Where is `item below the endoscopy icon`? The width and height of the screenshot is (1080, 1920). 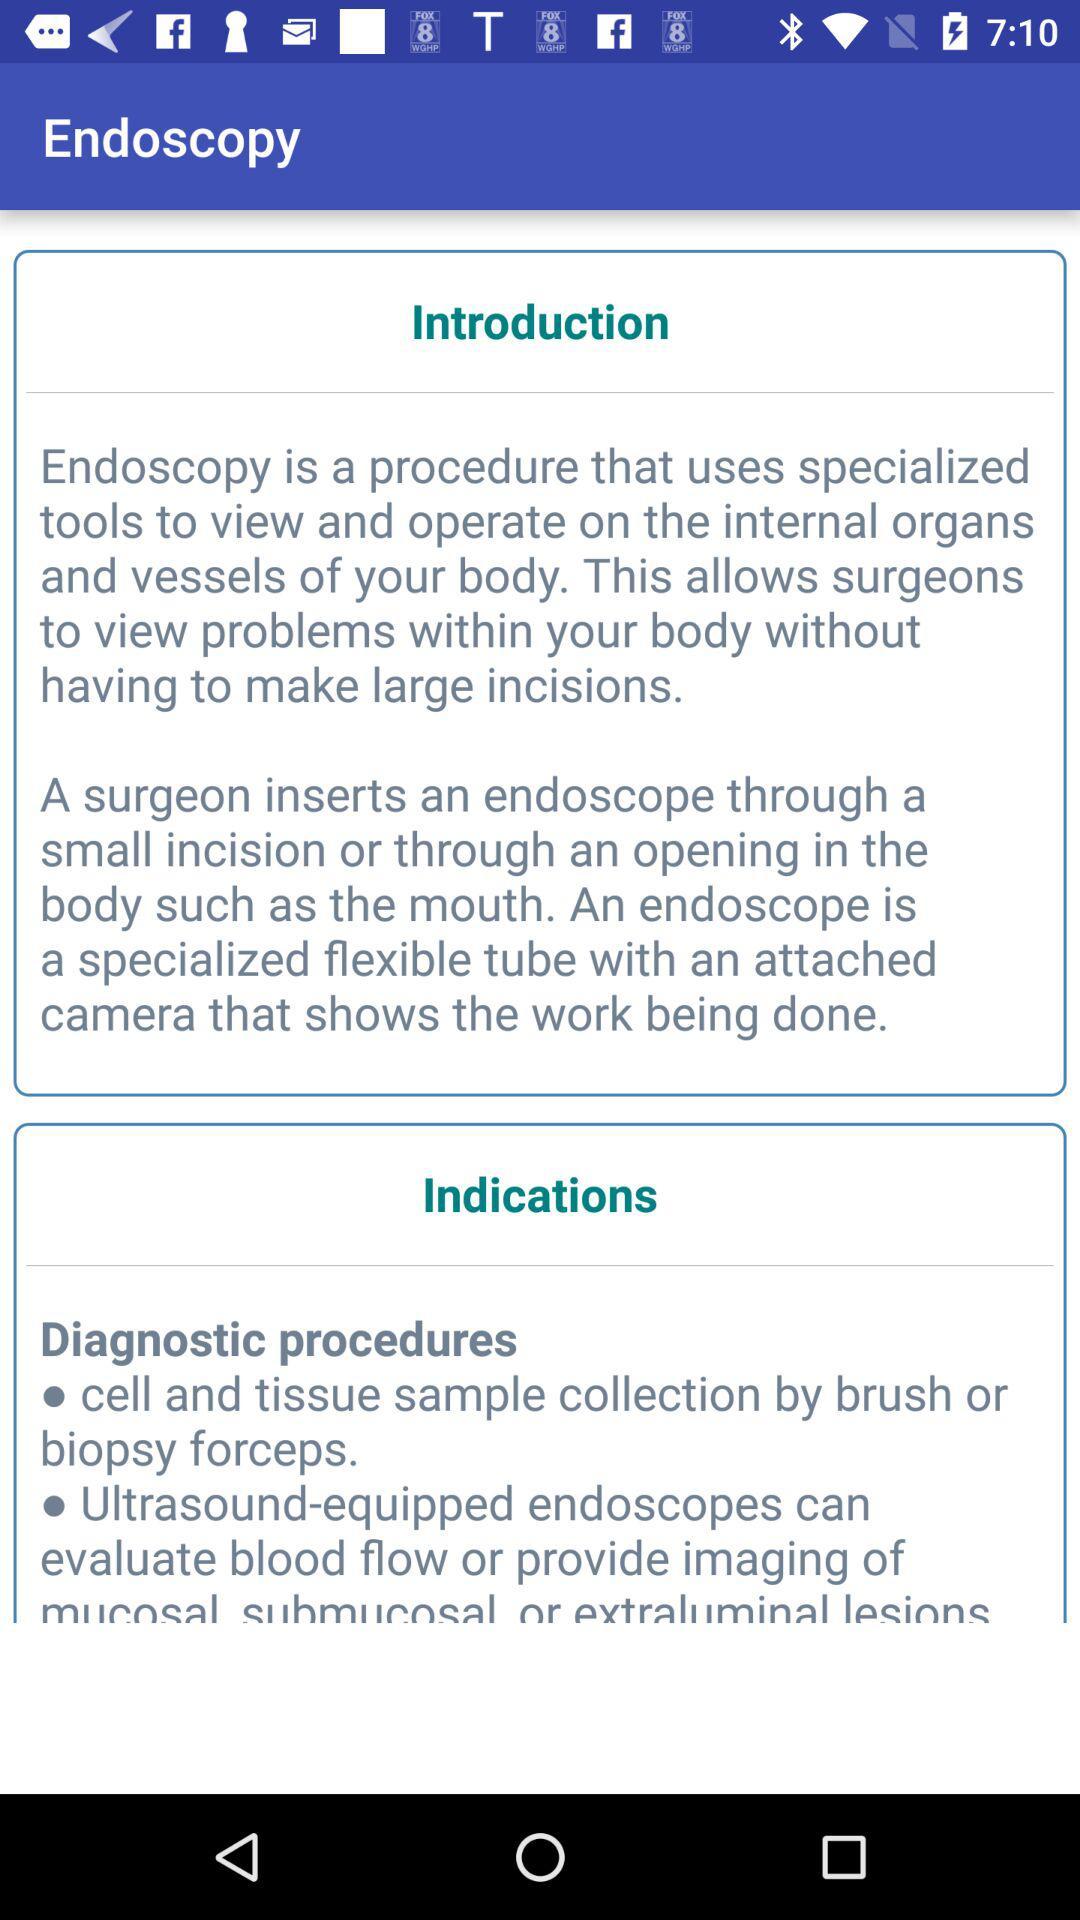 item below the endoscopy icon is located at coordinates (540, 320).